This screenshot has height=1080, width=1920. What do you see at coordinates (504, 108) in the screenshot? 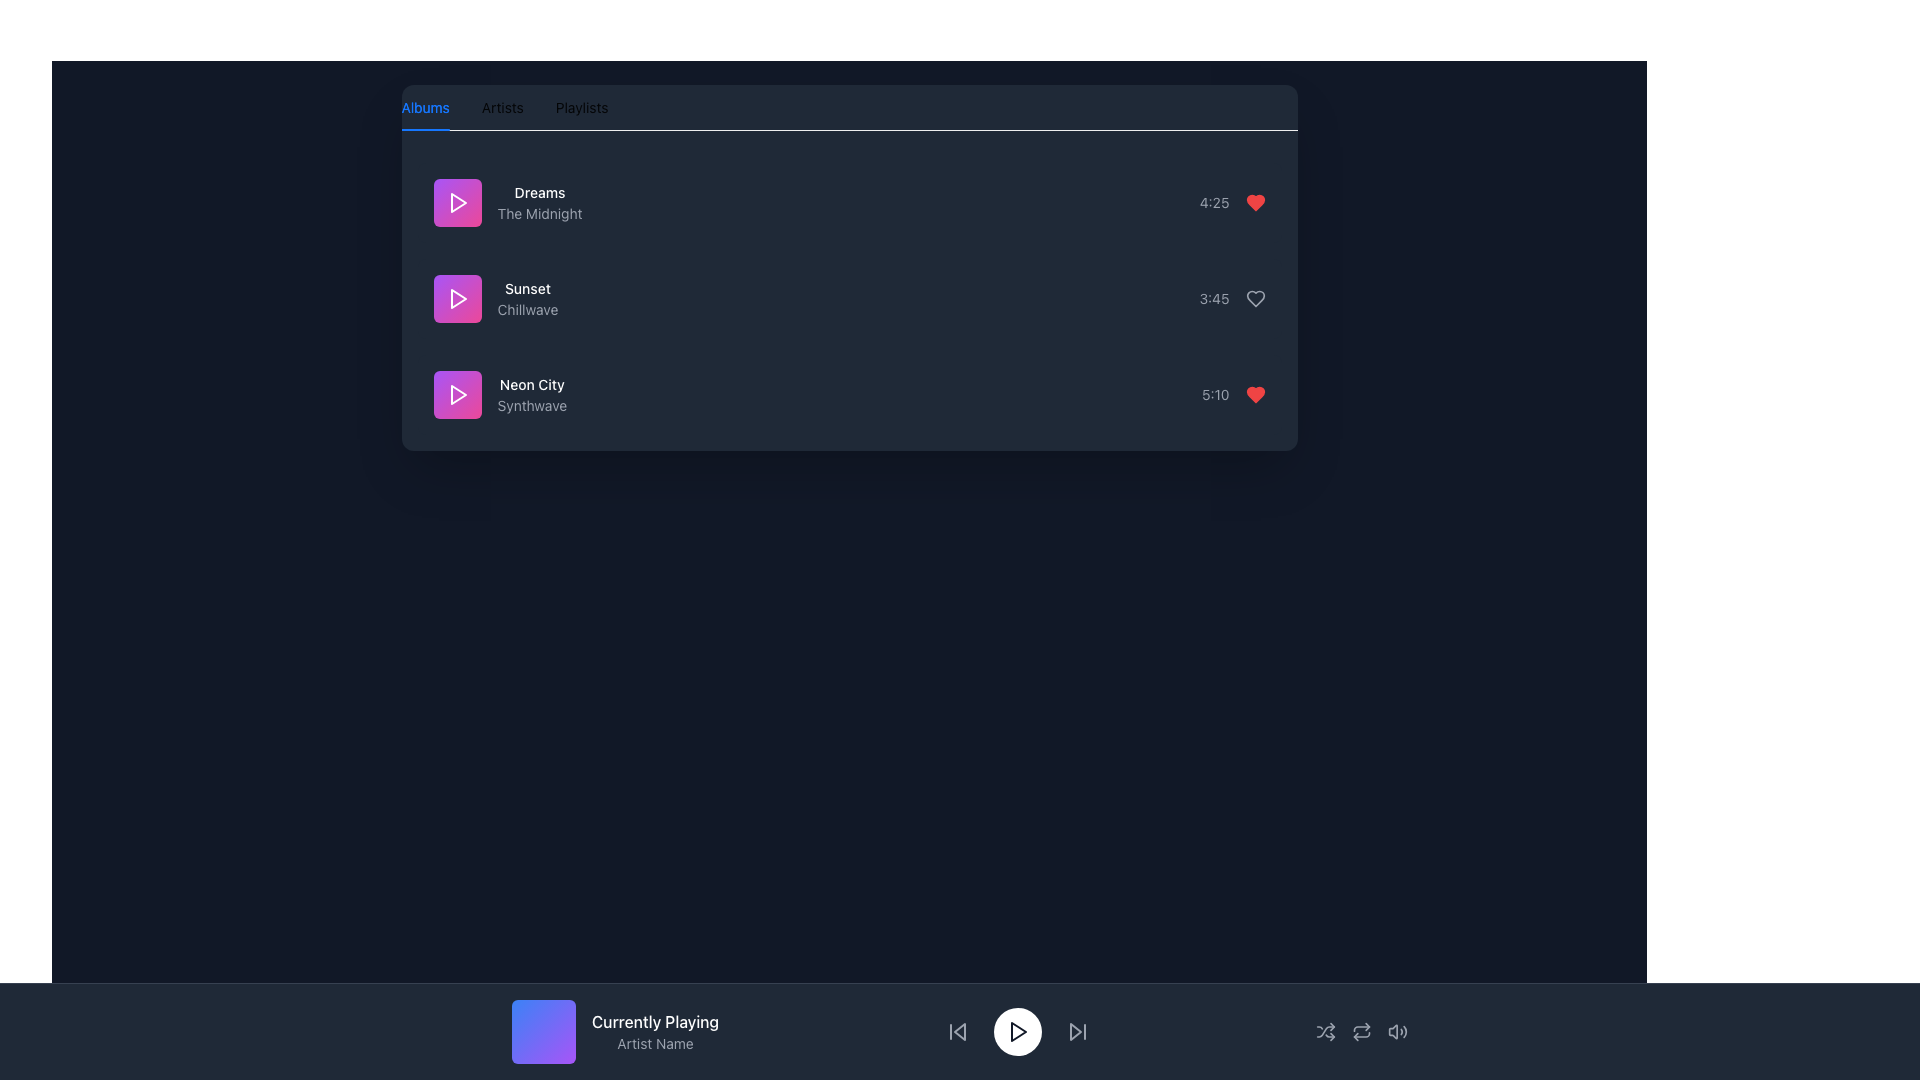
I see `the 'Artists' tab navigation button, which is positioned at the top-left section of a dark interface, between the 'Albums' and 'Playlists' tabs` at bounding box center [504, 108].